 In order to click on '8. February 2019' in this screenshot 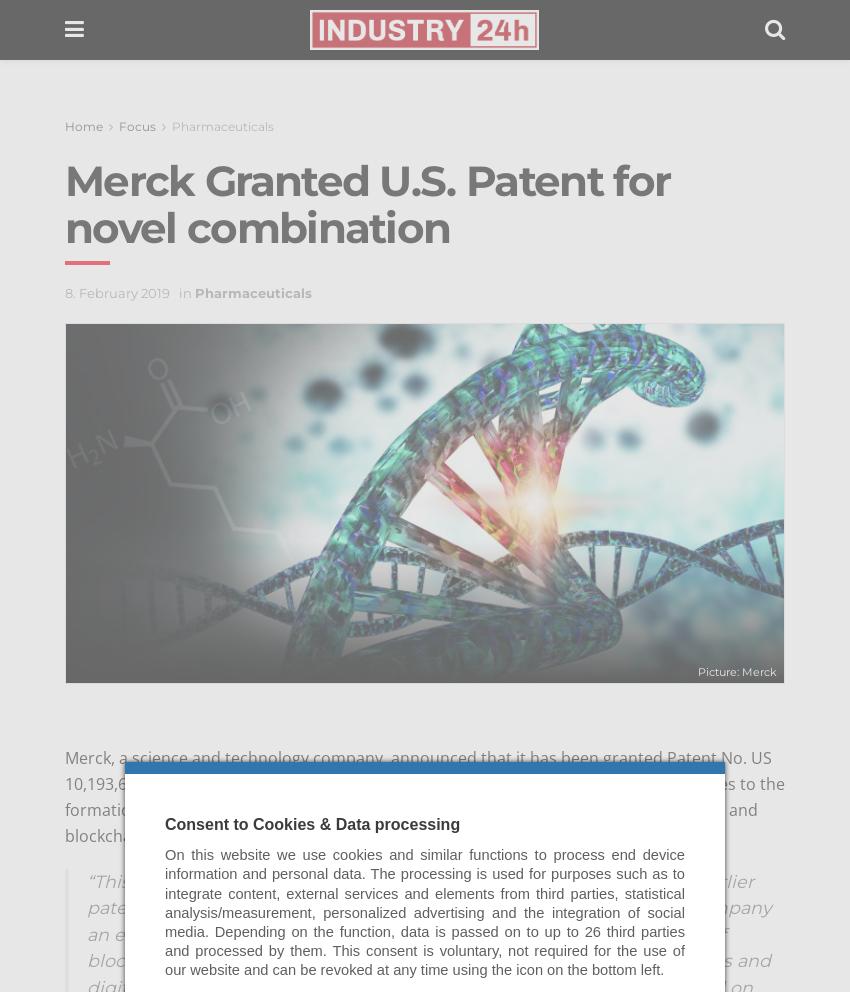, I will do `click(116, 292)`.